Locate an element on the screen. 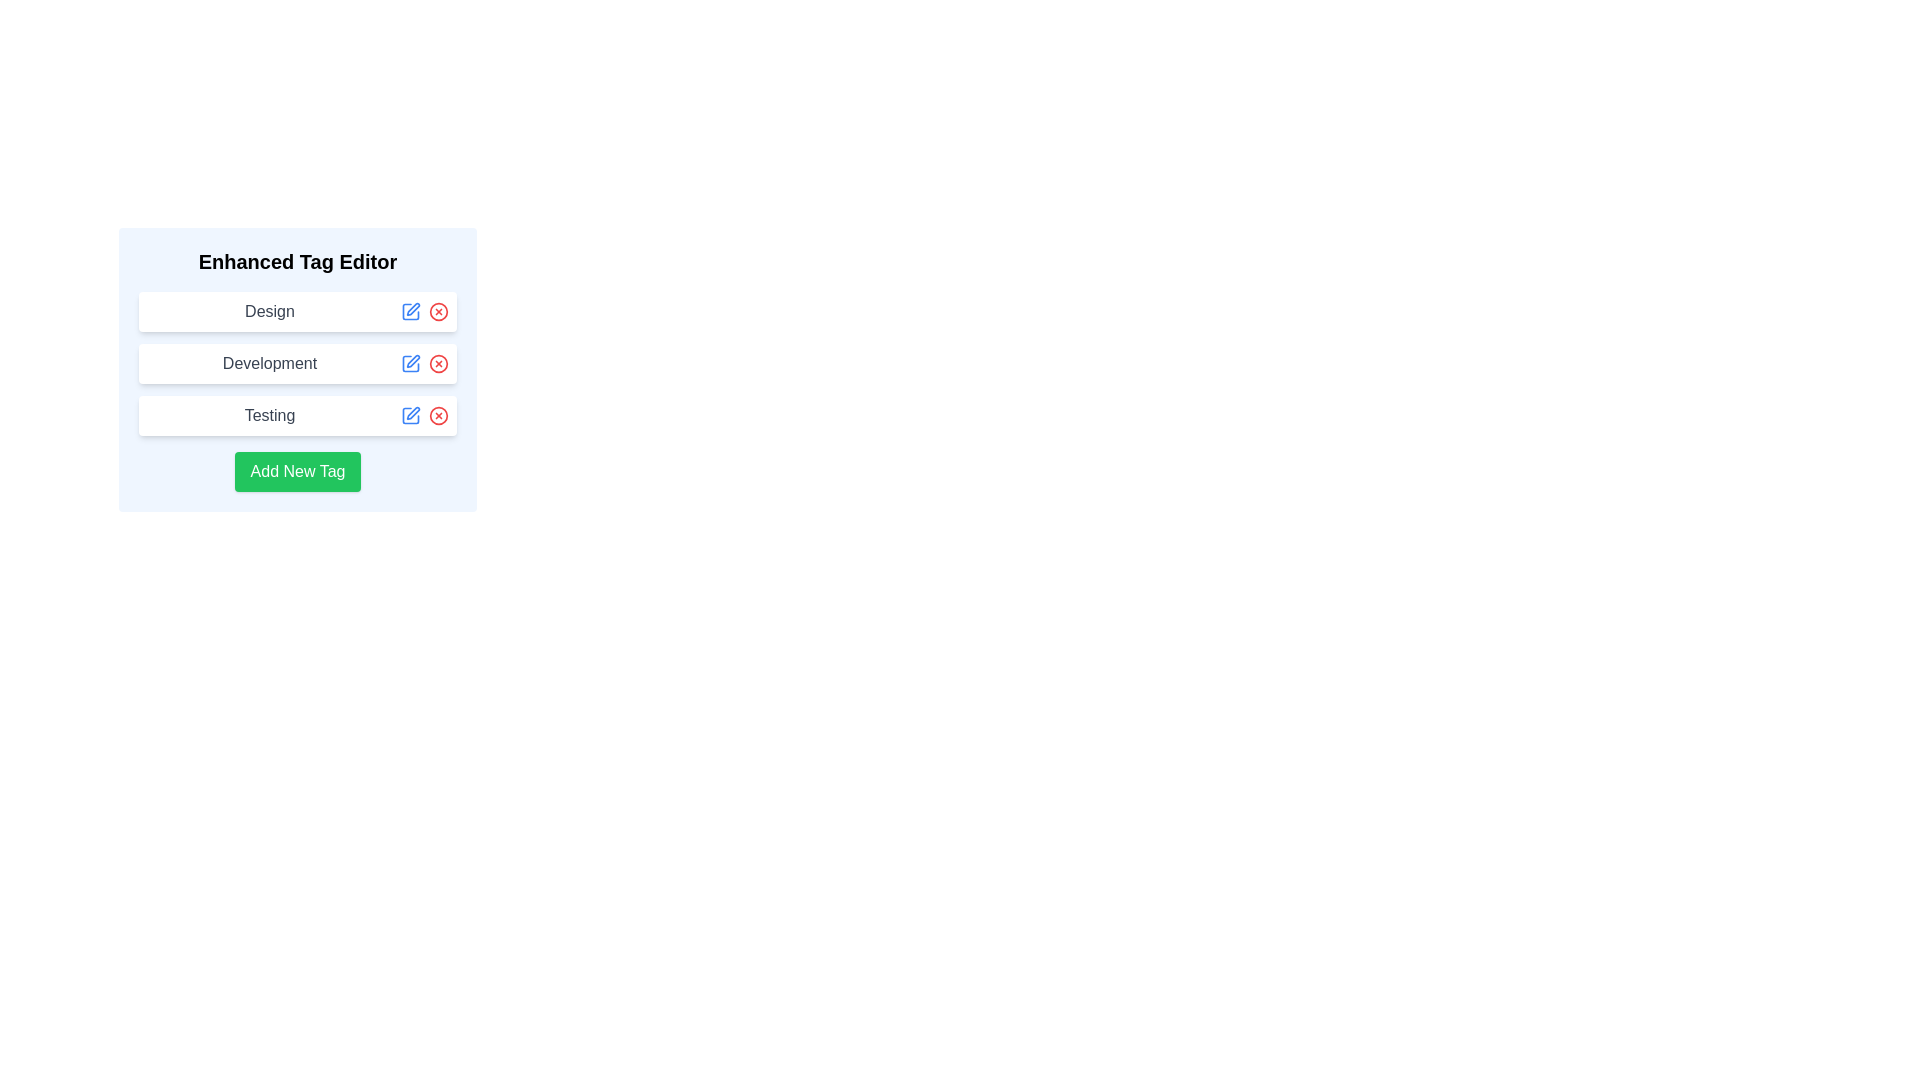 This screenshot has height=1080, width=1920. the editing icon next to the text 'Development' in the 'Enhanced Tag Editor' interface to initiate editing is located at coordinates (410, 363).